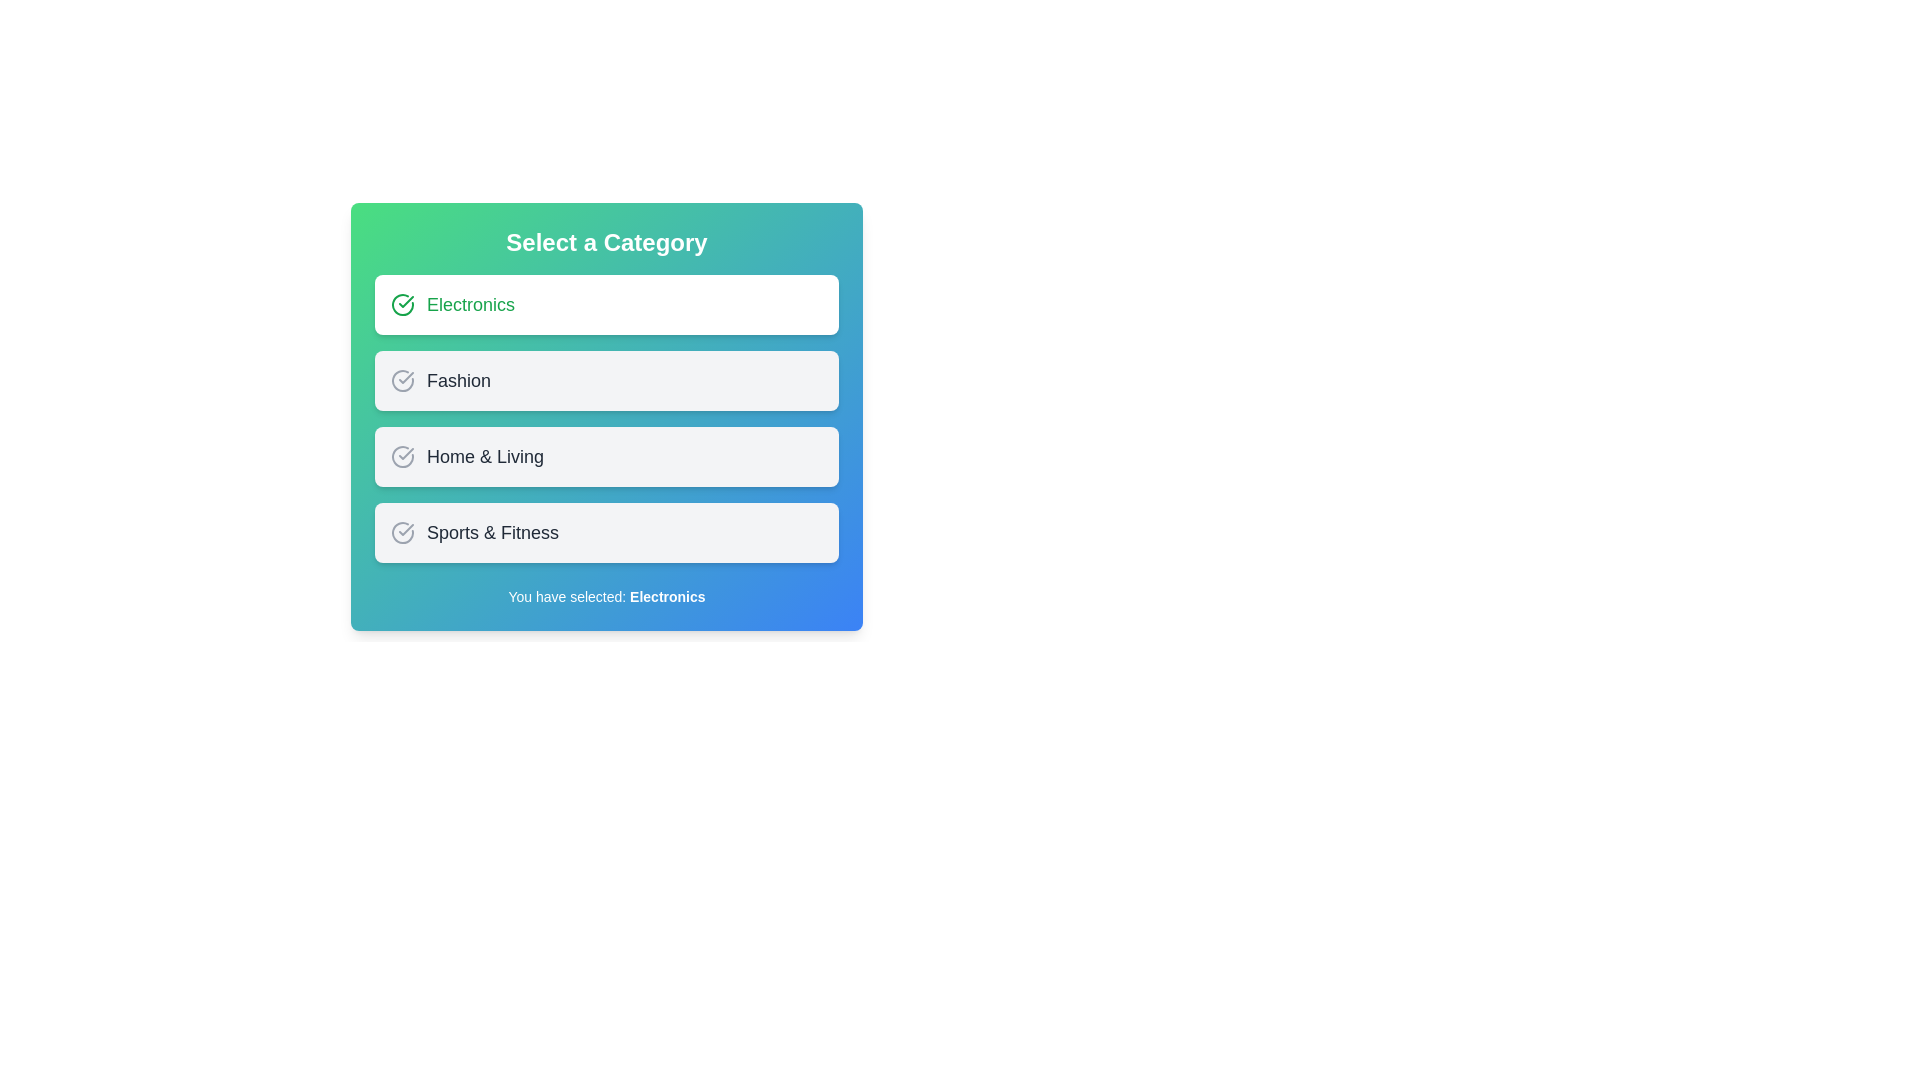  I want to click on the large, bold title with white text saying 'Select a Category' positioned at the top of a gradient background, so click(605, 242).